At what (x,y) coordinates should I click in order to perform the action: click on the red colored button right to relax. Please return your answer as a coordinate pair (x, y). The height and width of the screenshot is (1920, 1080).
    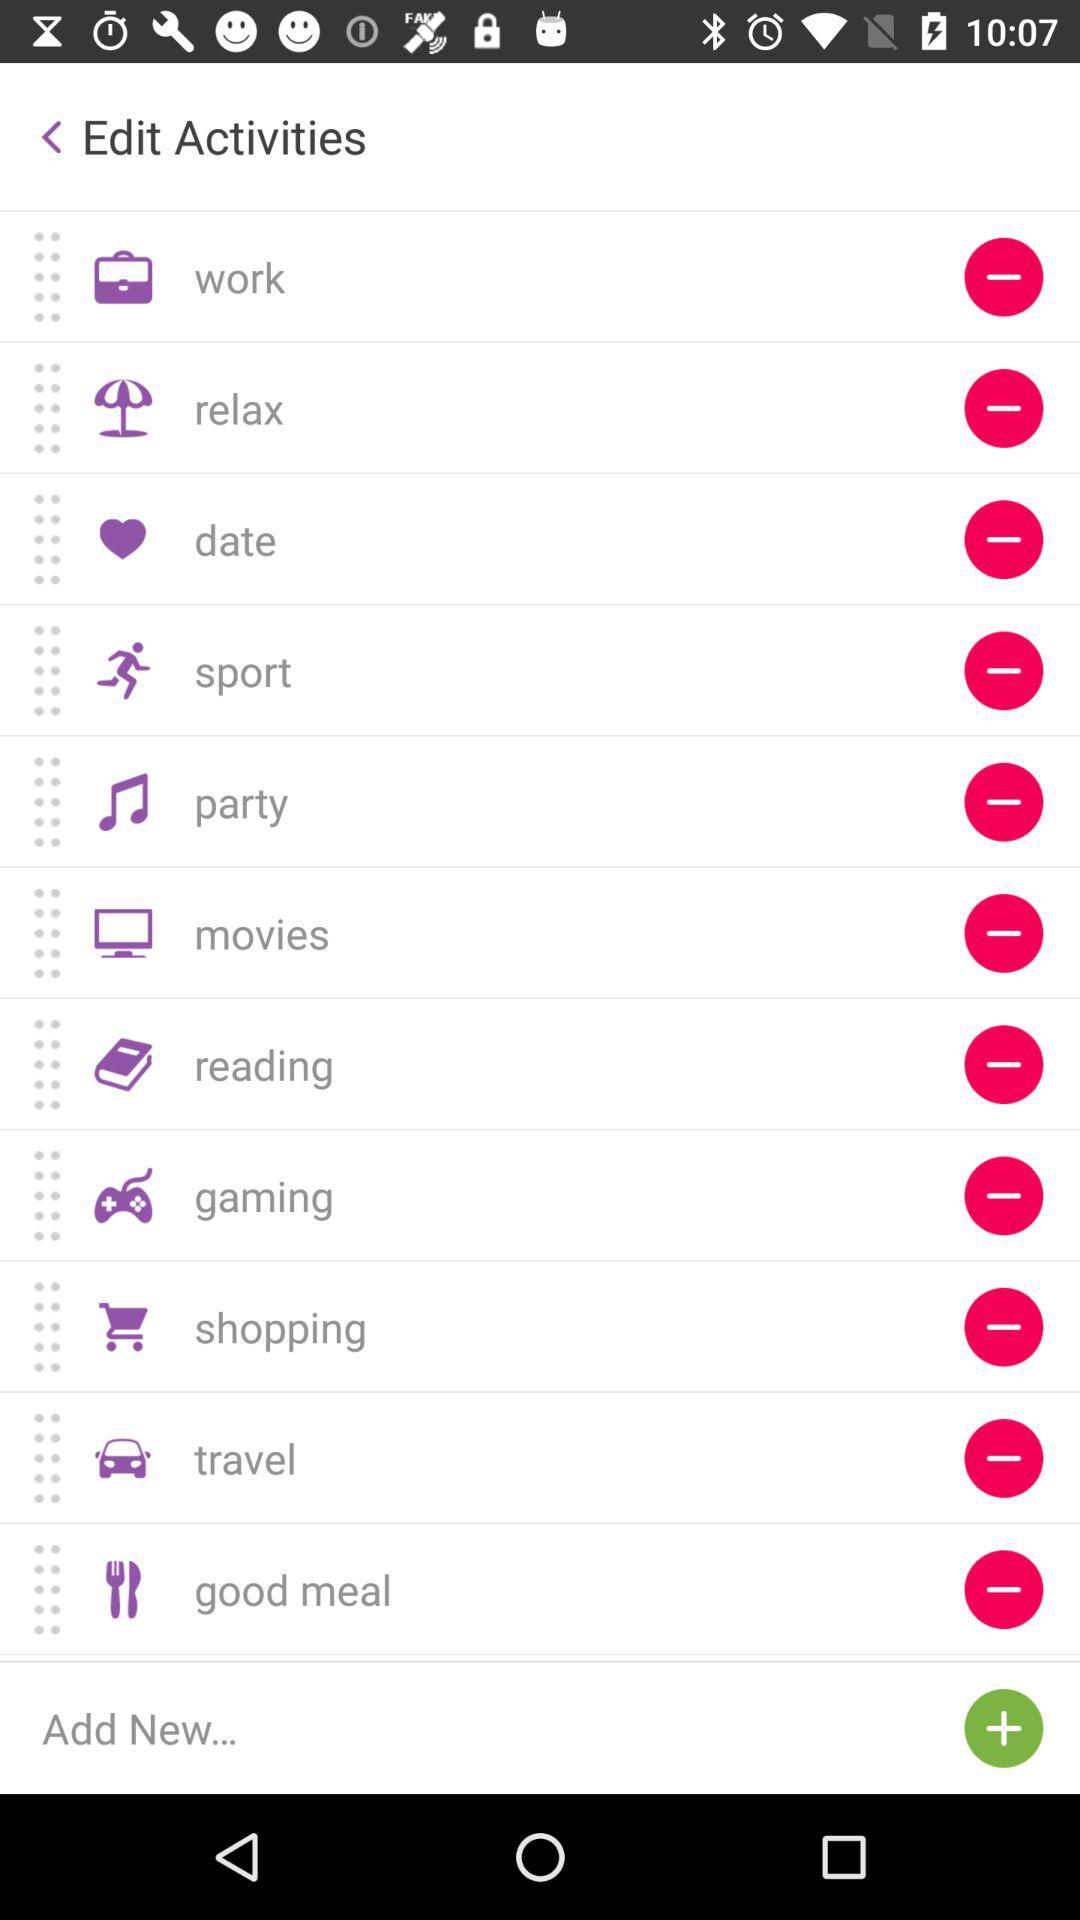
    Looking at the image, I should click on (1003, 407).